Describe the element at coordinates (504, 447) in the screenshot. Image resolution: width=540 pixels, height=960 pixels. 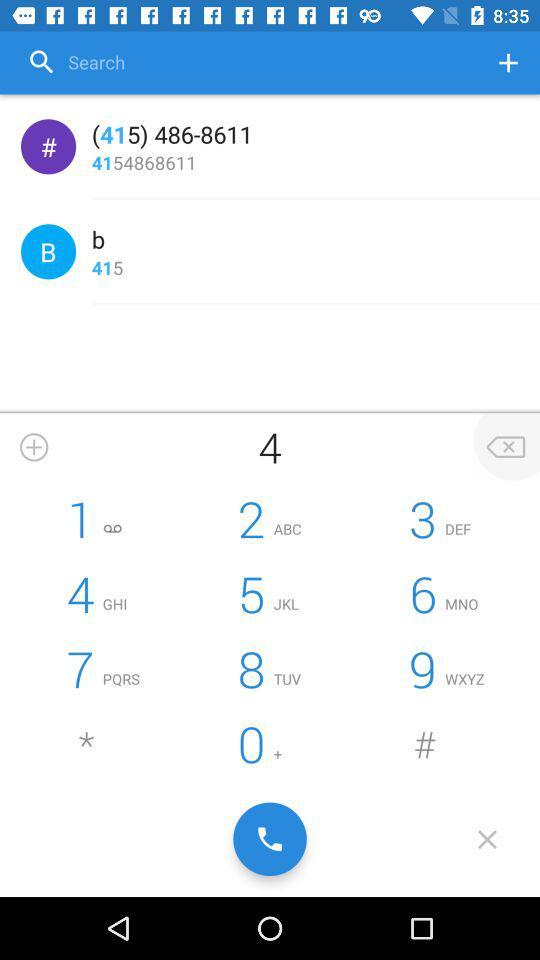
I see `delete last number input` at that location.